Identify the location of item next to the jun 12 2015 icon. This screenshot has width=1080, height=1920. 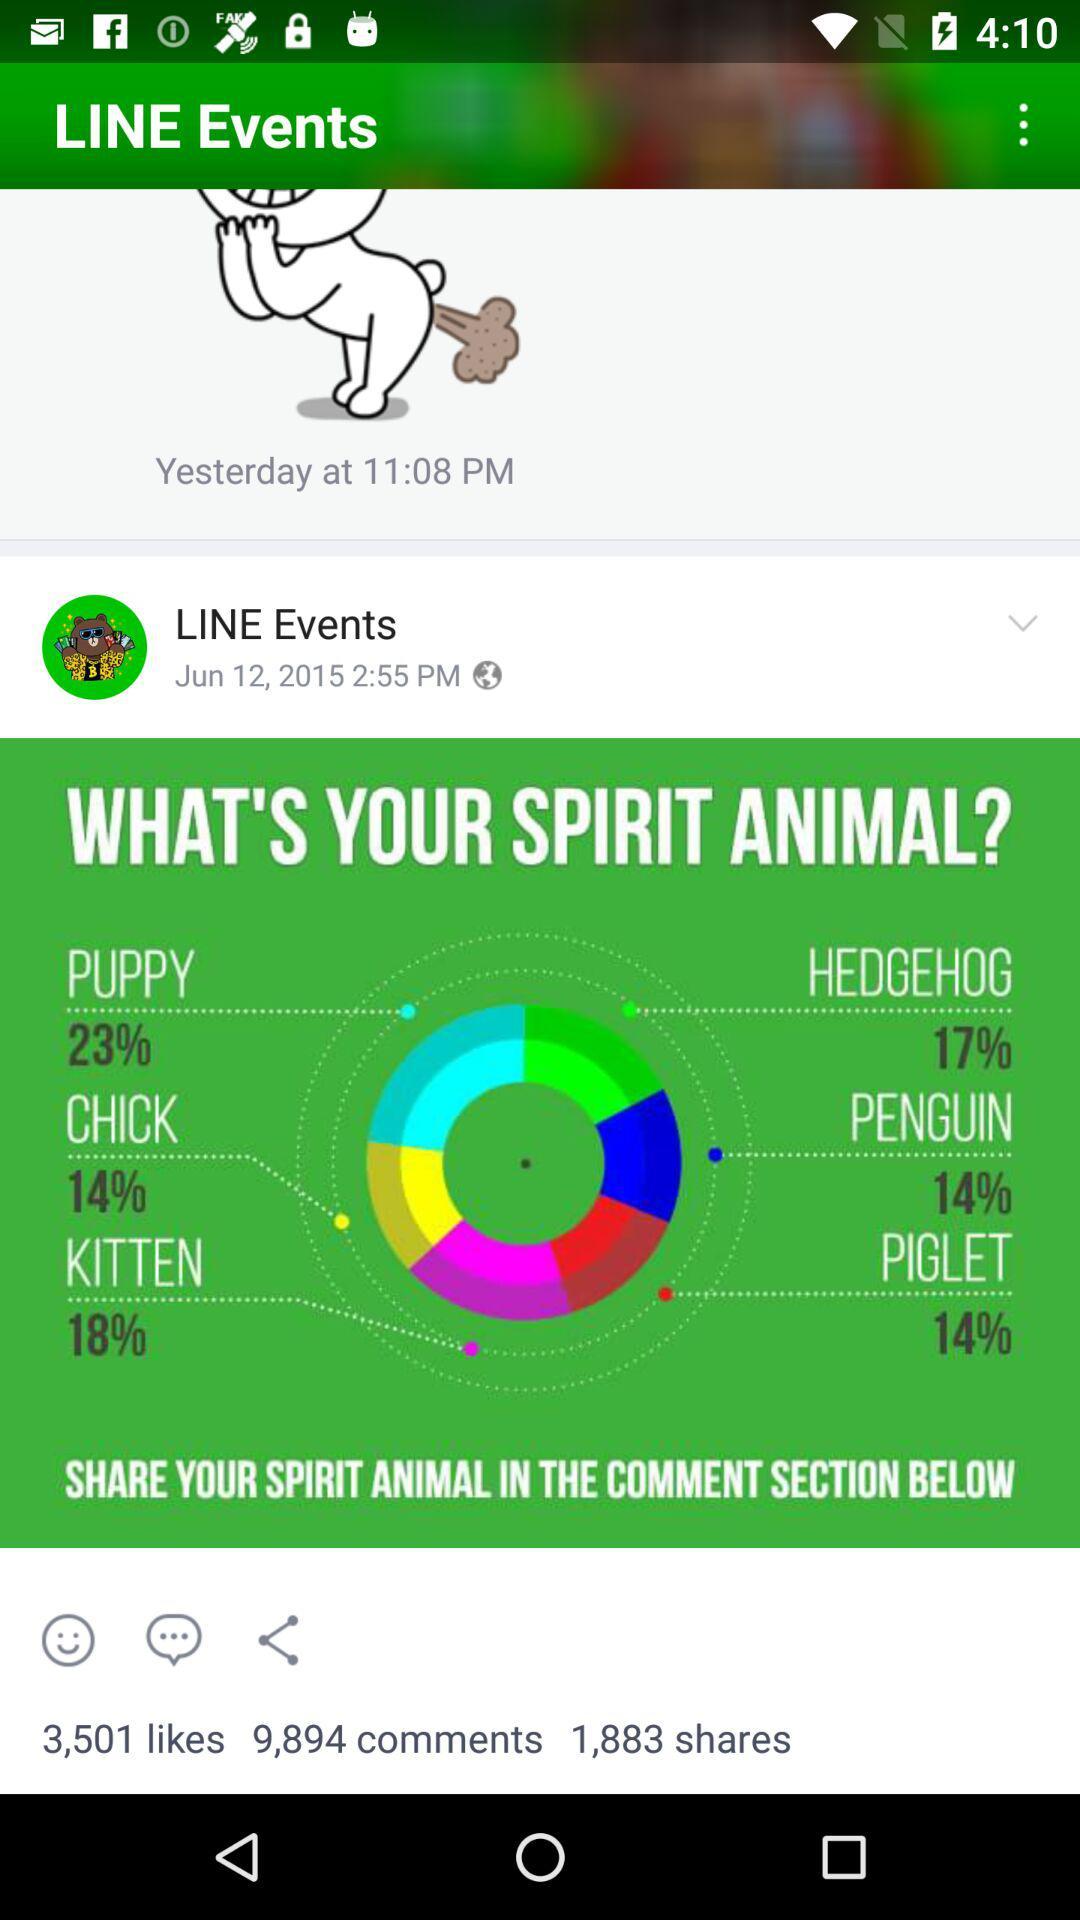
(486, 675).